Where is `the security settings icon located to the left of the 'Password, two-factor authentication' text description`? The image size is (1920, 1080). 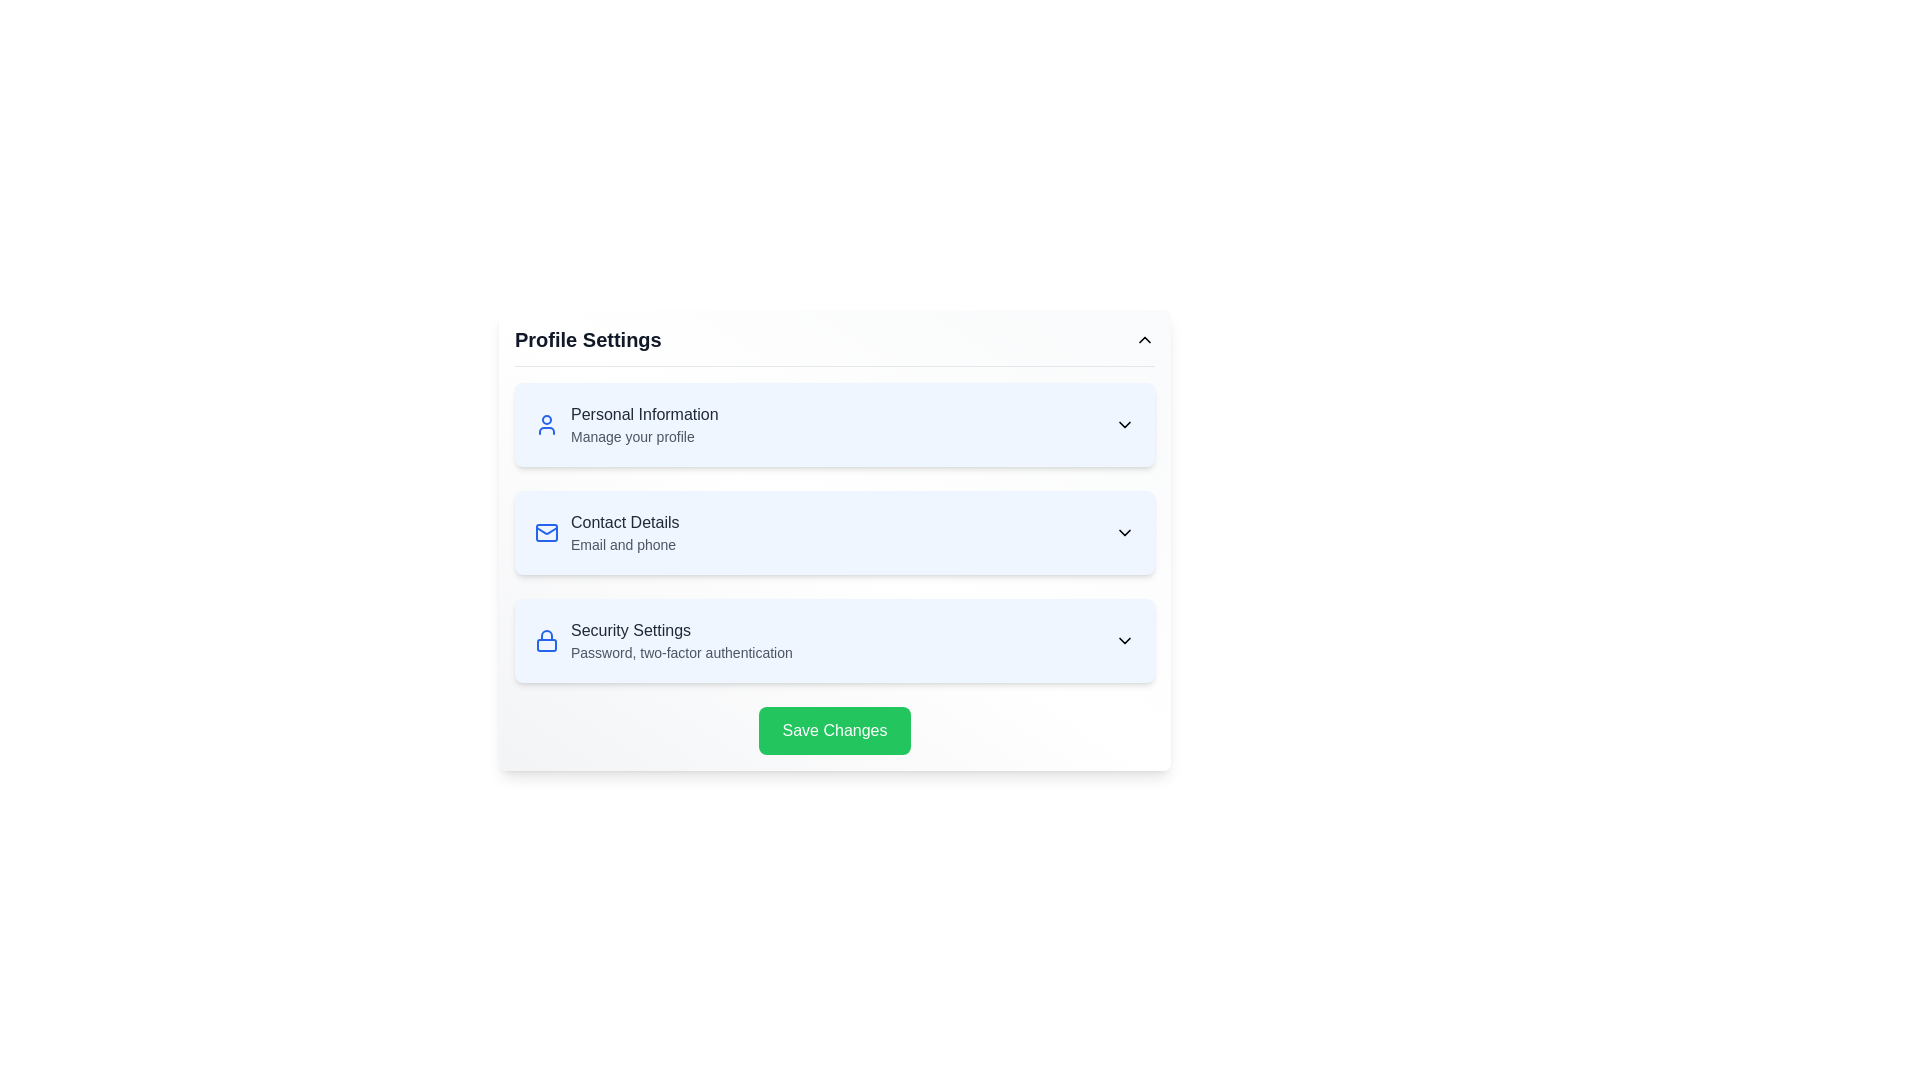 the security settings icon located to the left of the 'Password, two-factor authentication' text description is located at coordinates (547, 640).